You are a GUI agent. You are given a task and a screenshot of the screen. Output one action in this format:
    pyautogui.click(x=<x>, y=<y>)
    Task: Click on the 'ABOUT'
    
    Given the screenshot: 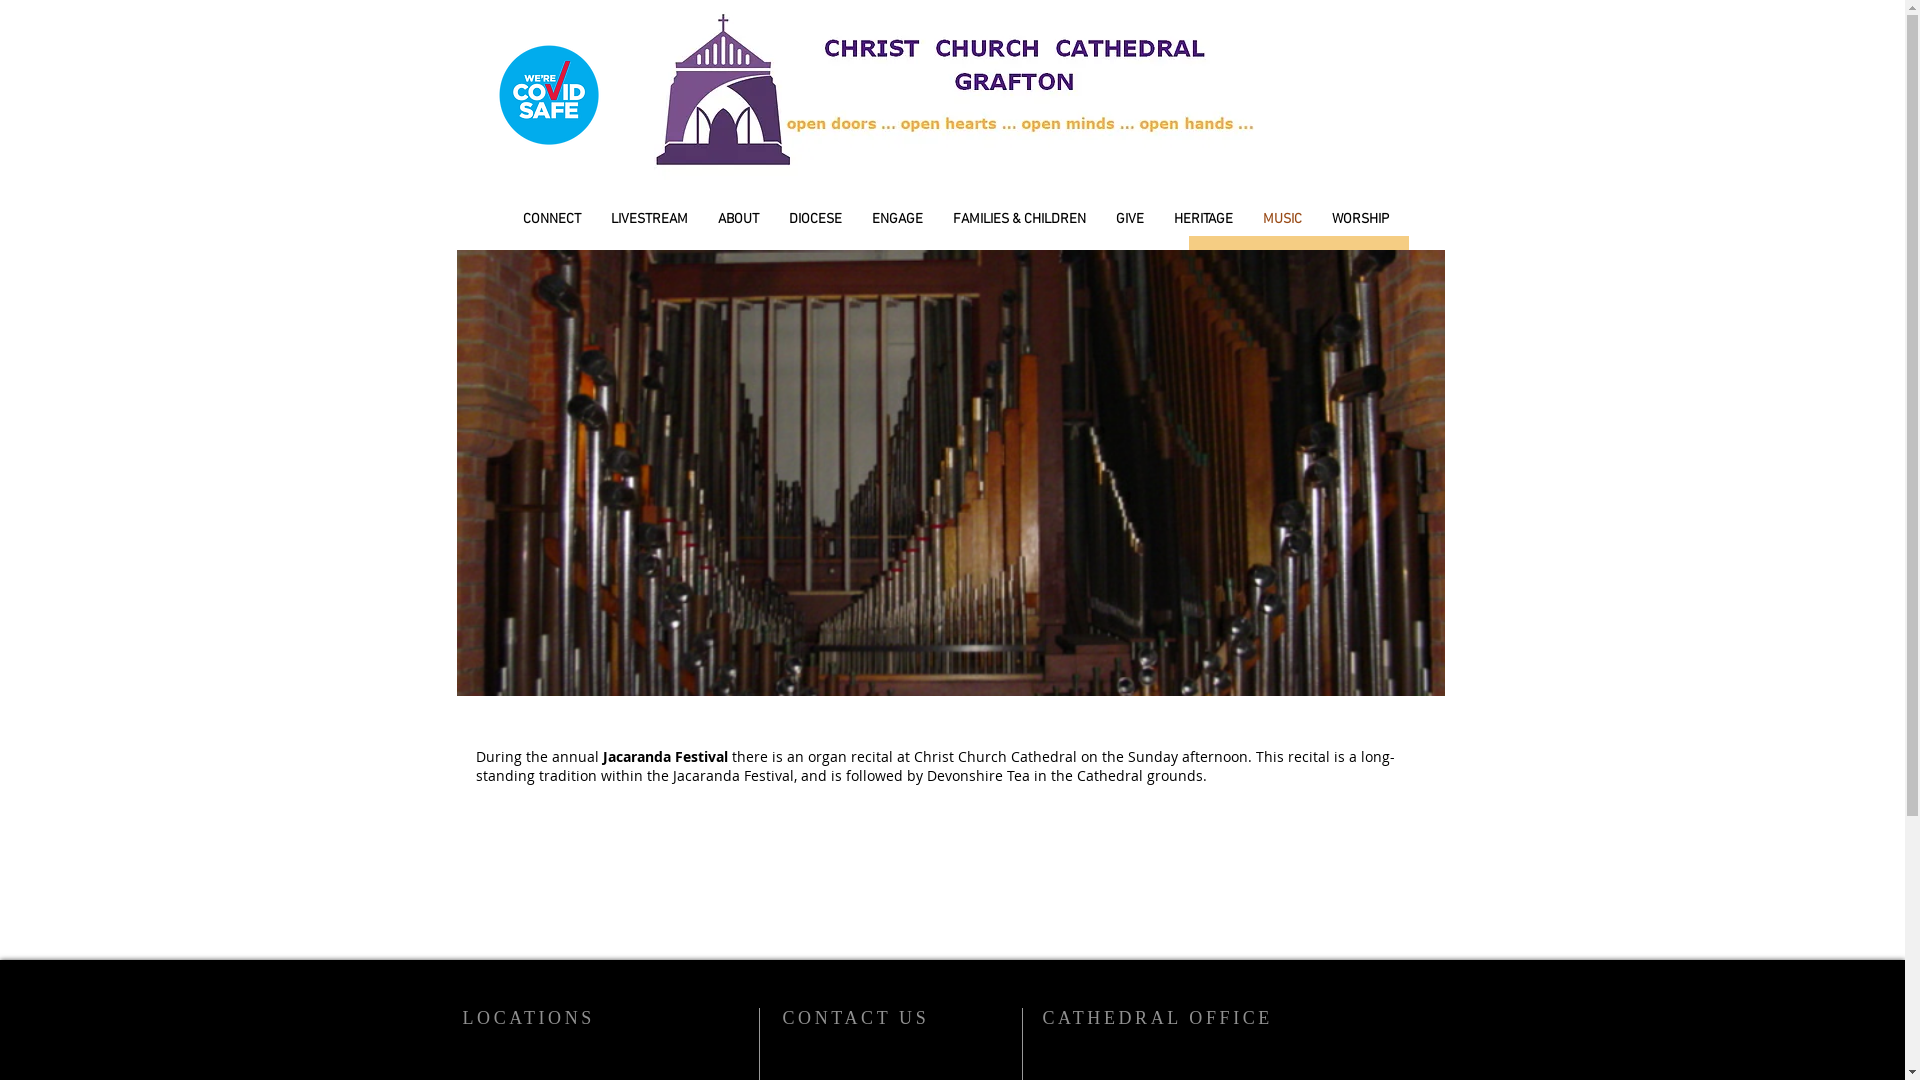 What is the action you would take?
    pyautogui.click(x=737, y=219)
    